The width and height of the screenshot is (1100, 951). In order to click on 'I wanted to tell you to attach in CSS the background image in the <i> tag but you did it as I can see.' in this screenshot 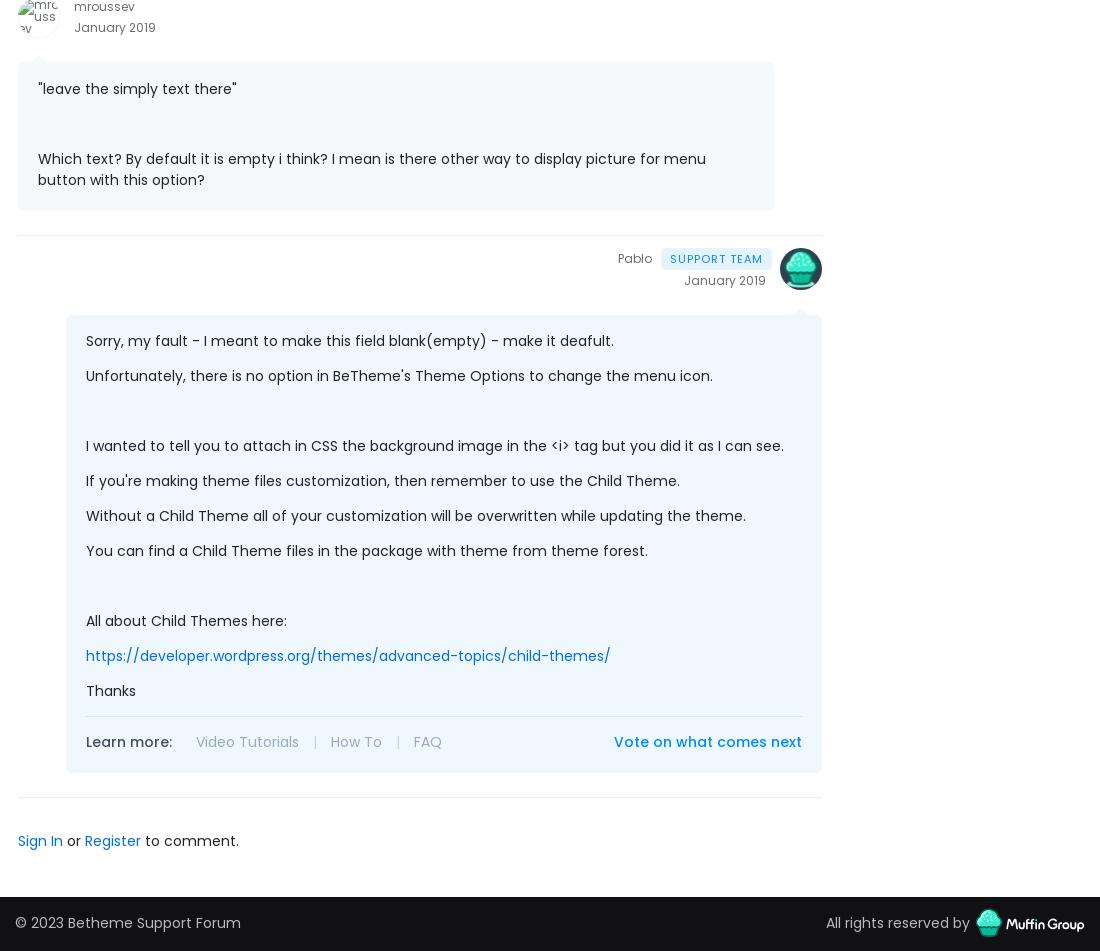, I will do `click(86, 446)`.